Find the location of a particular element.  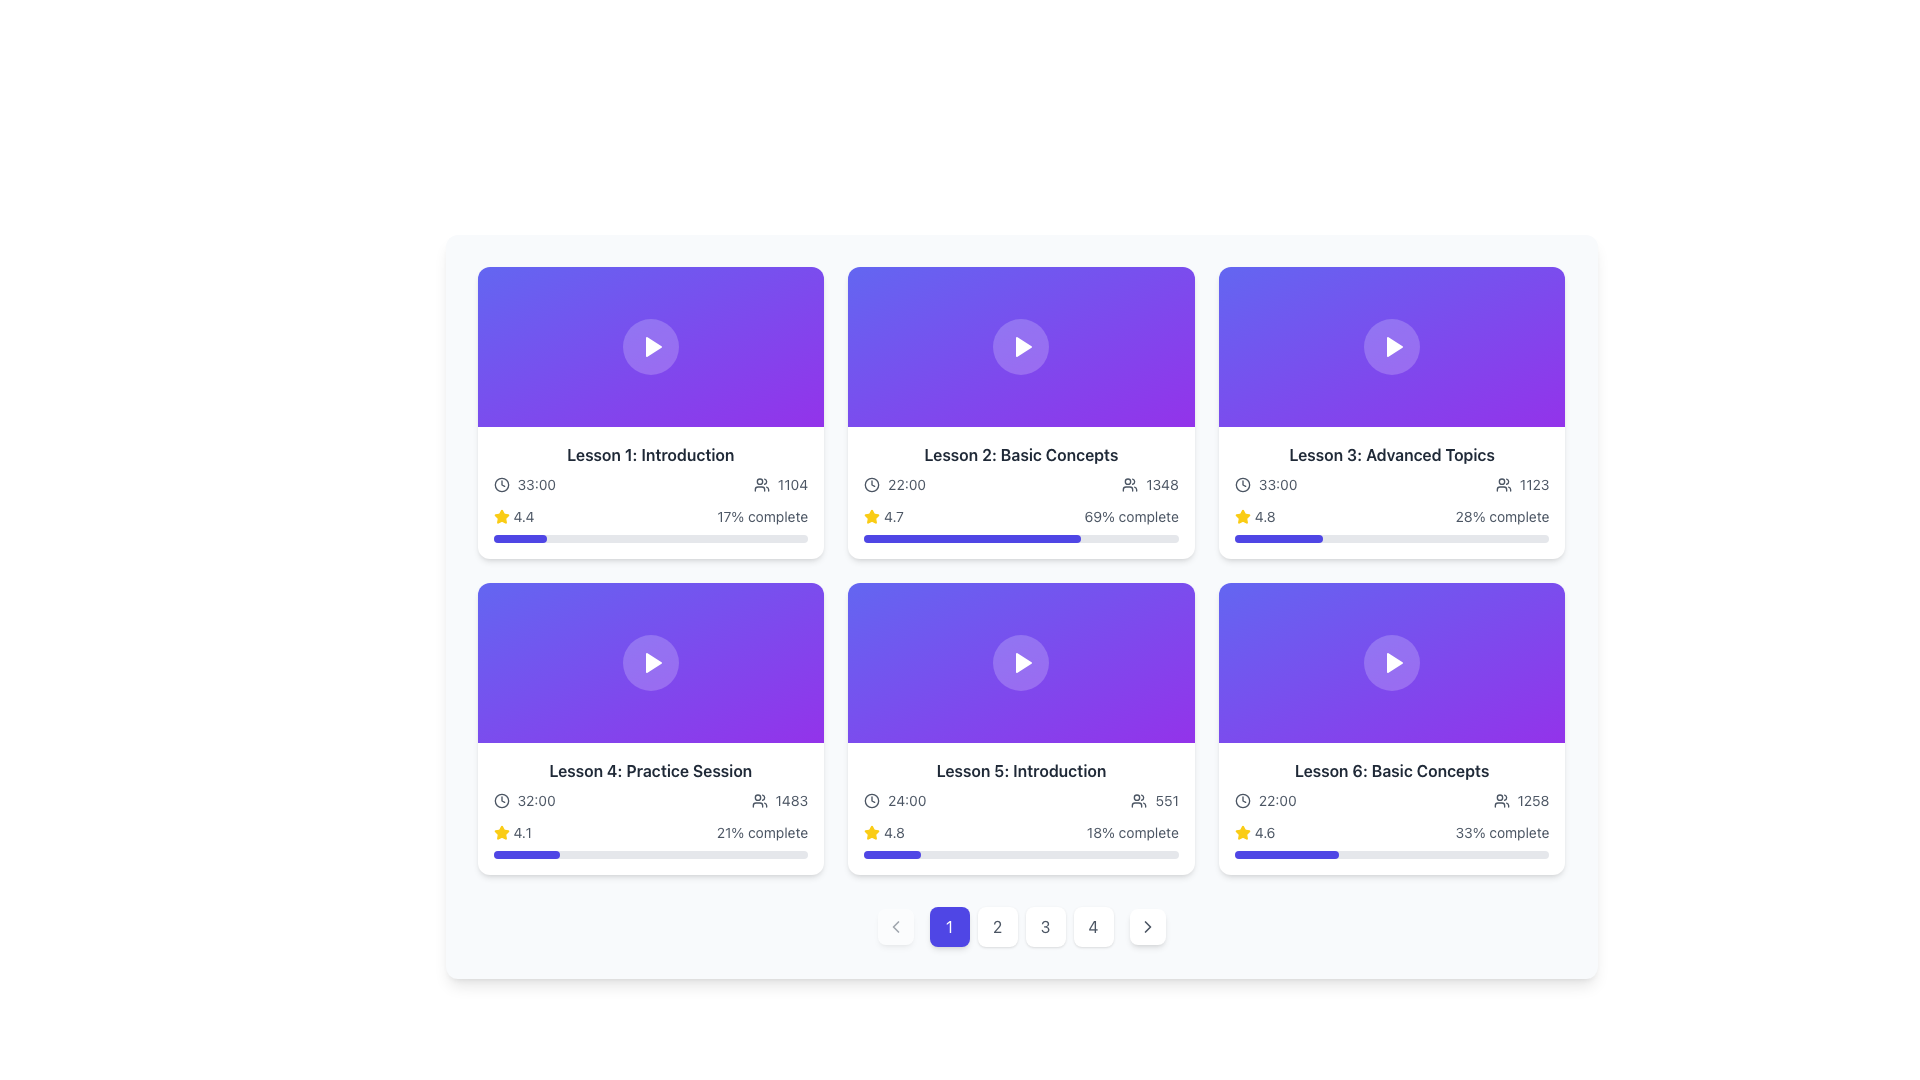

the interactive card titled 'Lesson 6: Basic Concepts' located in the bottom-right corner of the grid is located at coordinates (1391, 729).